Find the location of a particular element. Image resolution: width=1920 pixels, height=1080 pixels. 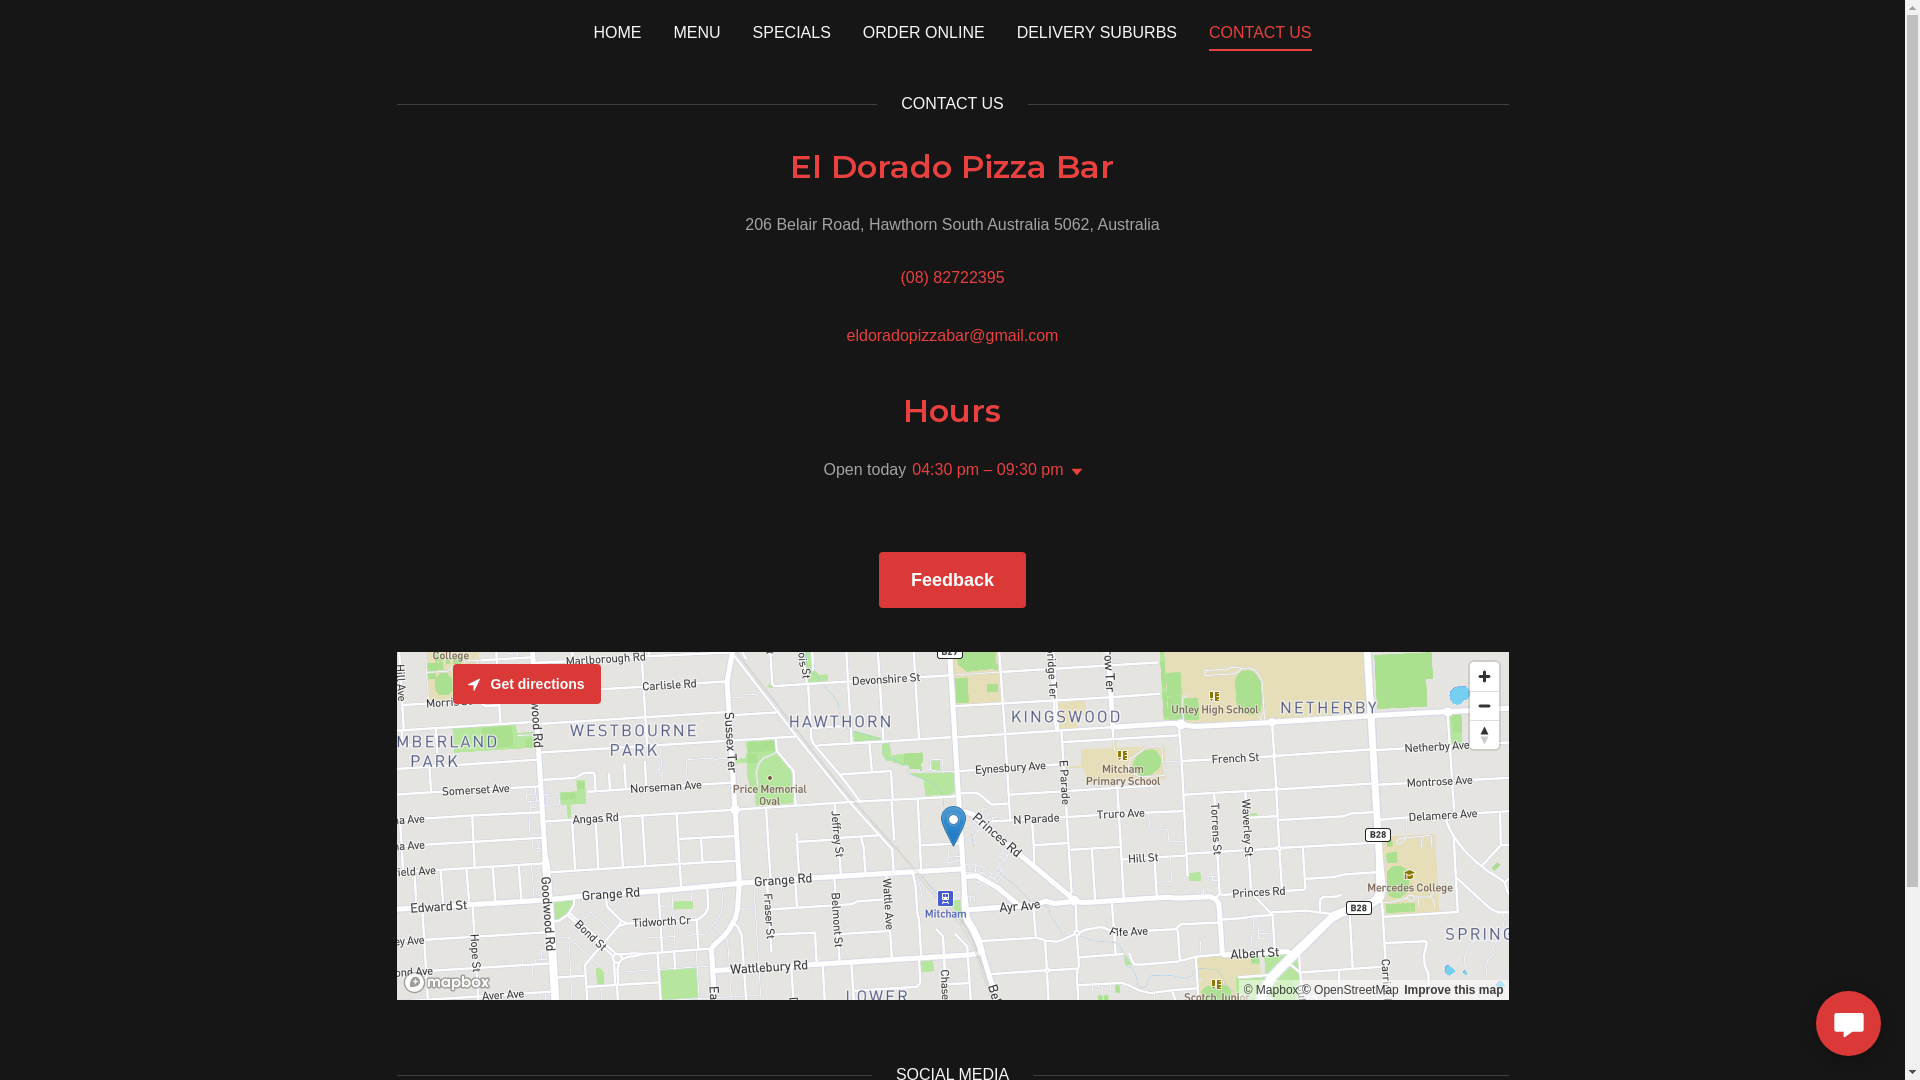

'Zoom in' is located at coordinates (1484, 675).